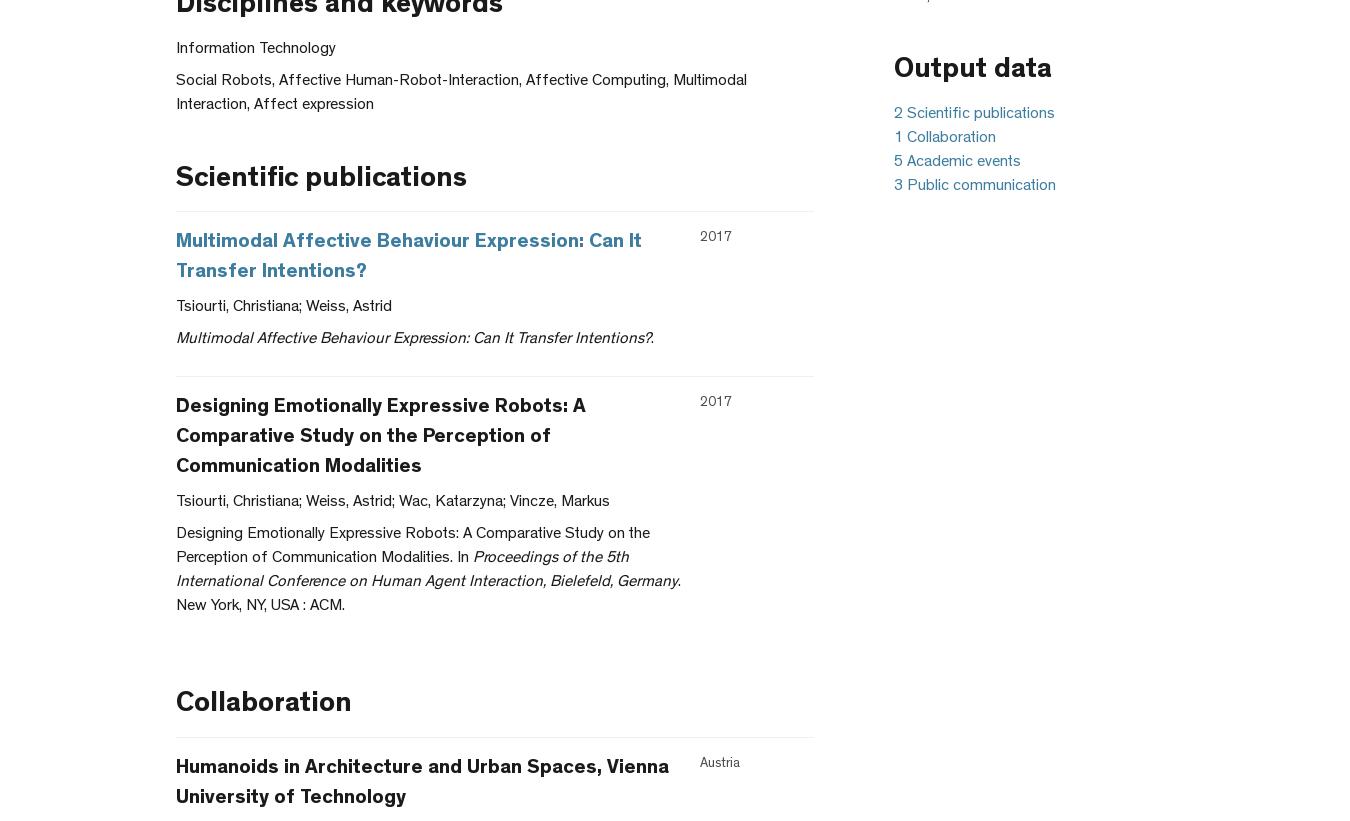 This screenshot has width=1350, height=821. Describe the element at coordinates (956, 162) in the screenshot. I see `'5 Academic events'` at that location.